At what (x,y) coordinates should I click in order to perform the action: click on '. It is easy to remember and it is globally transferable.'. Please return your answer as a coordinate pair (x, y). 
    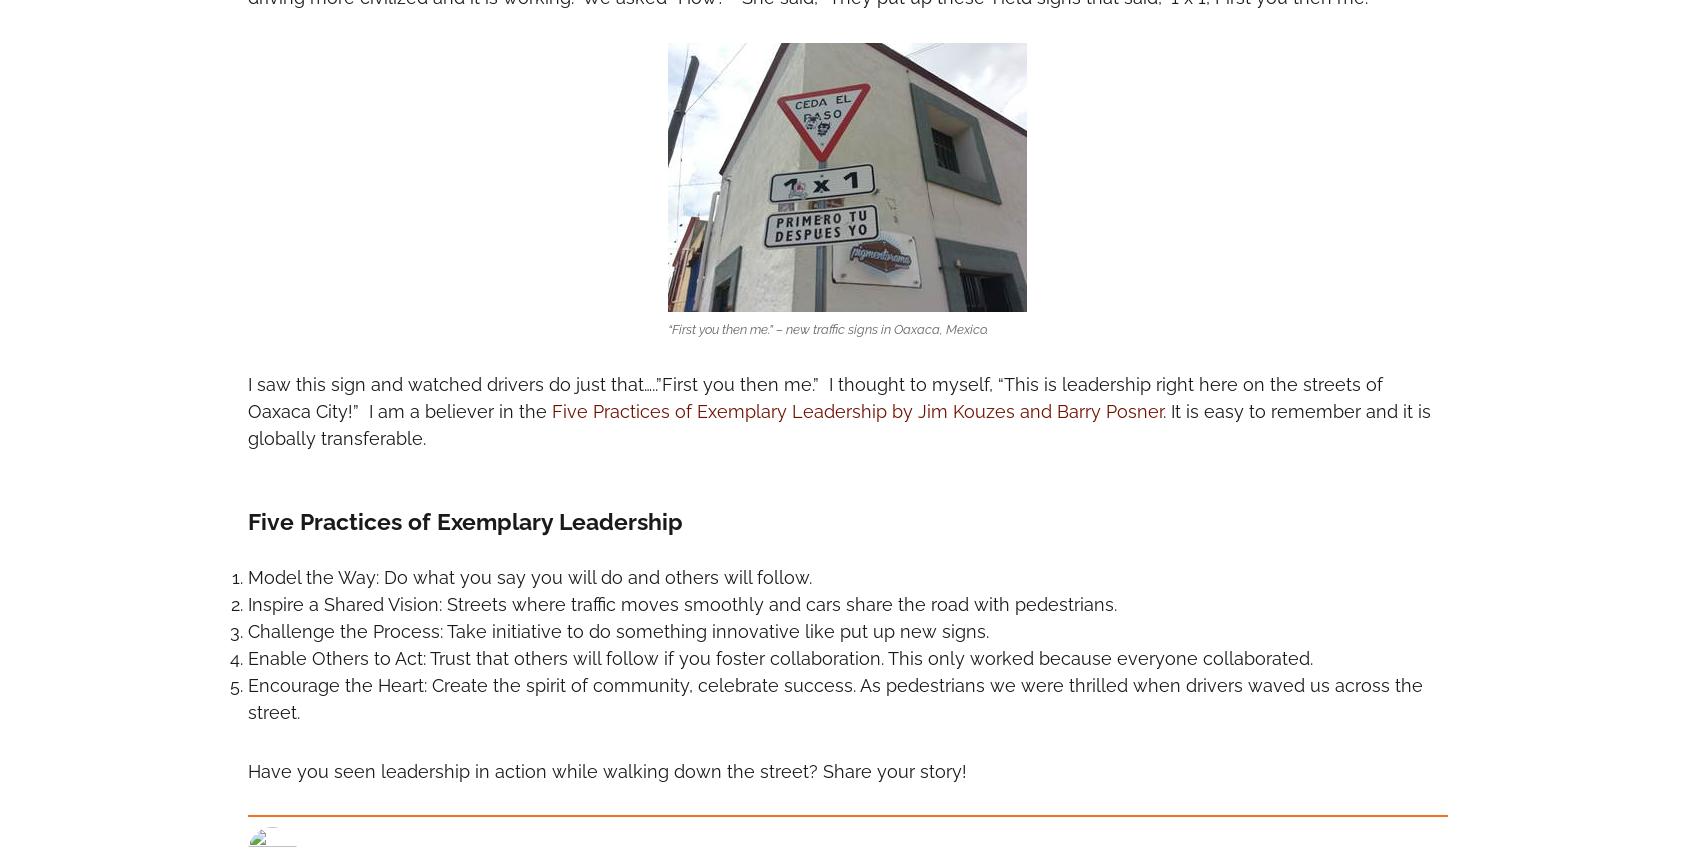
    Looking at the image, I should click on (838, 425).